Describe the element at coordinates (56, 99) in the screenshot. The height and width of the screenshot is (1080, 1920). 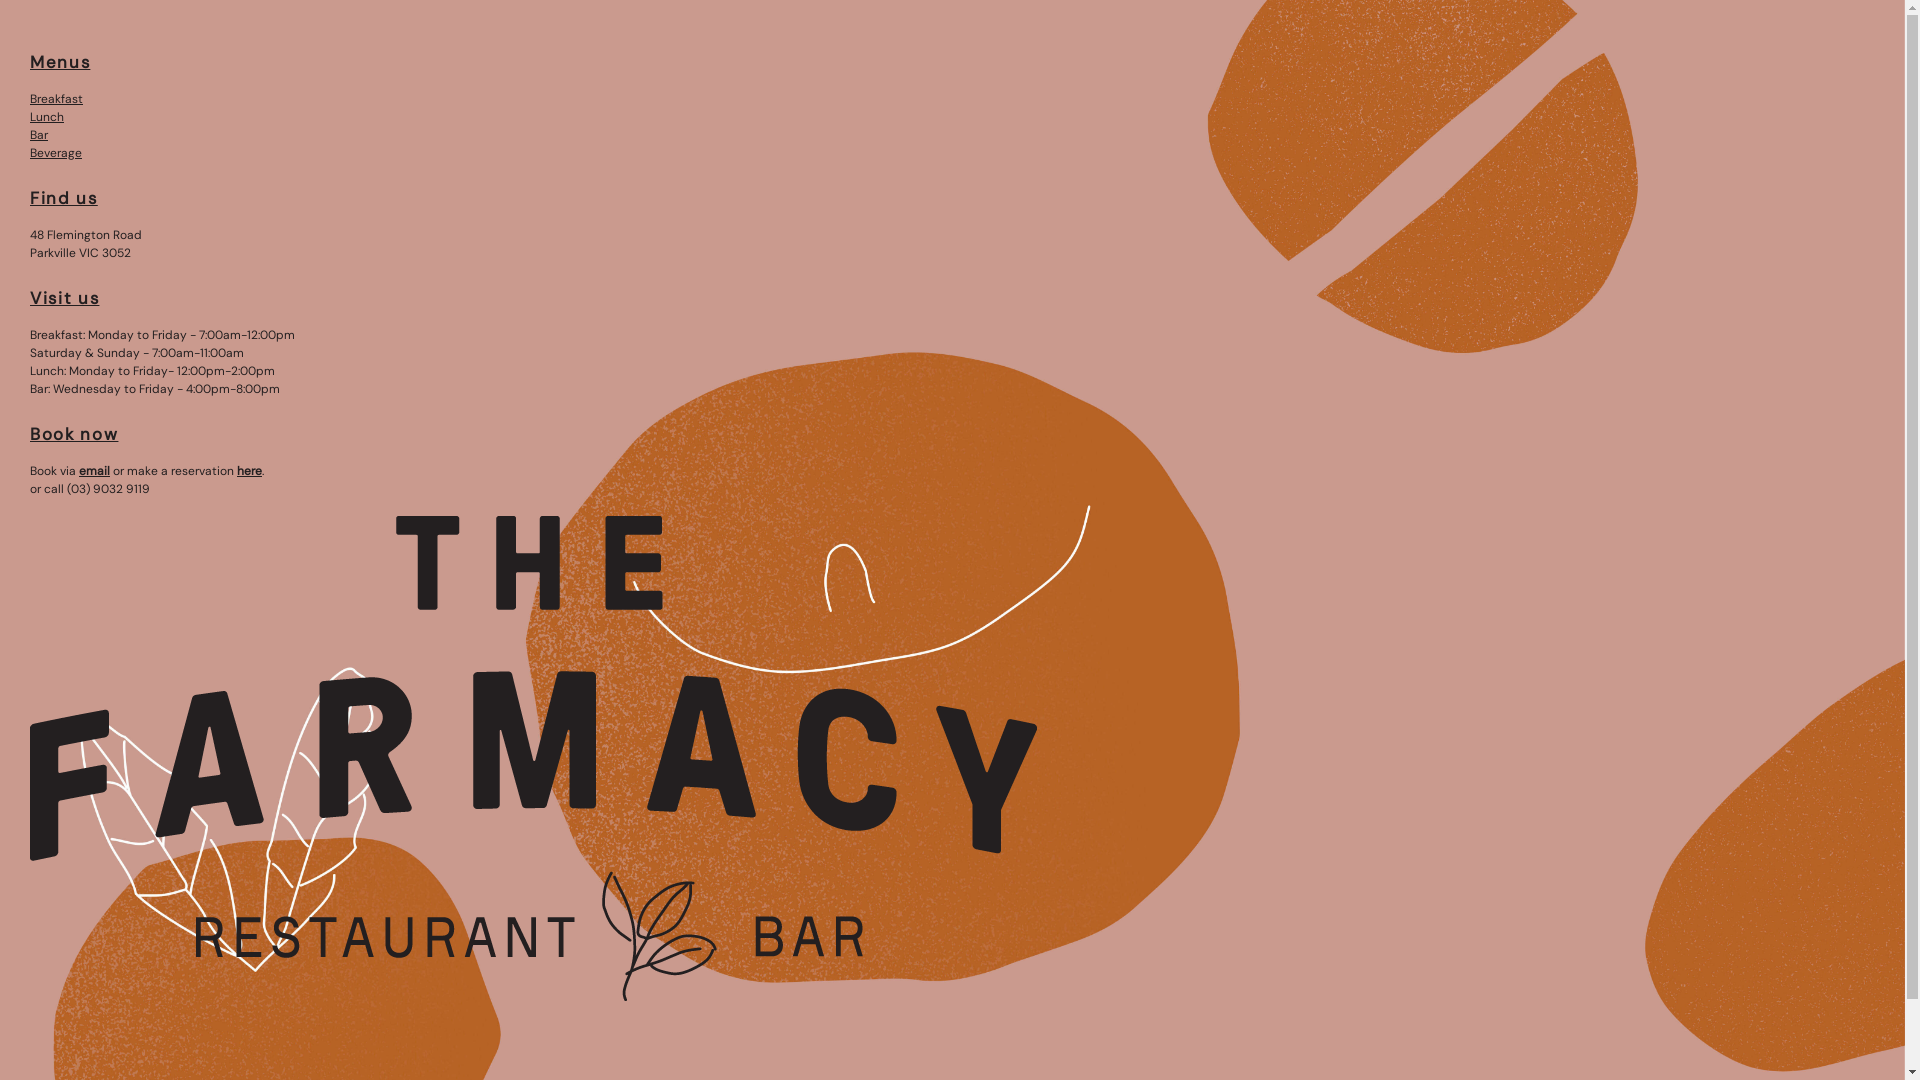
I see `'Breakfast'` at that location.